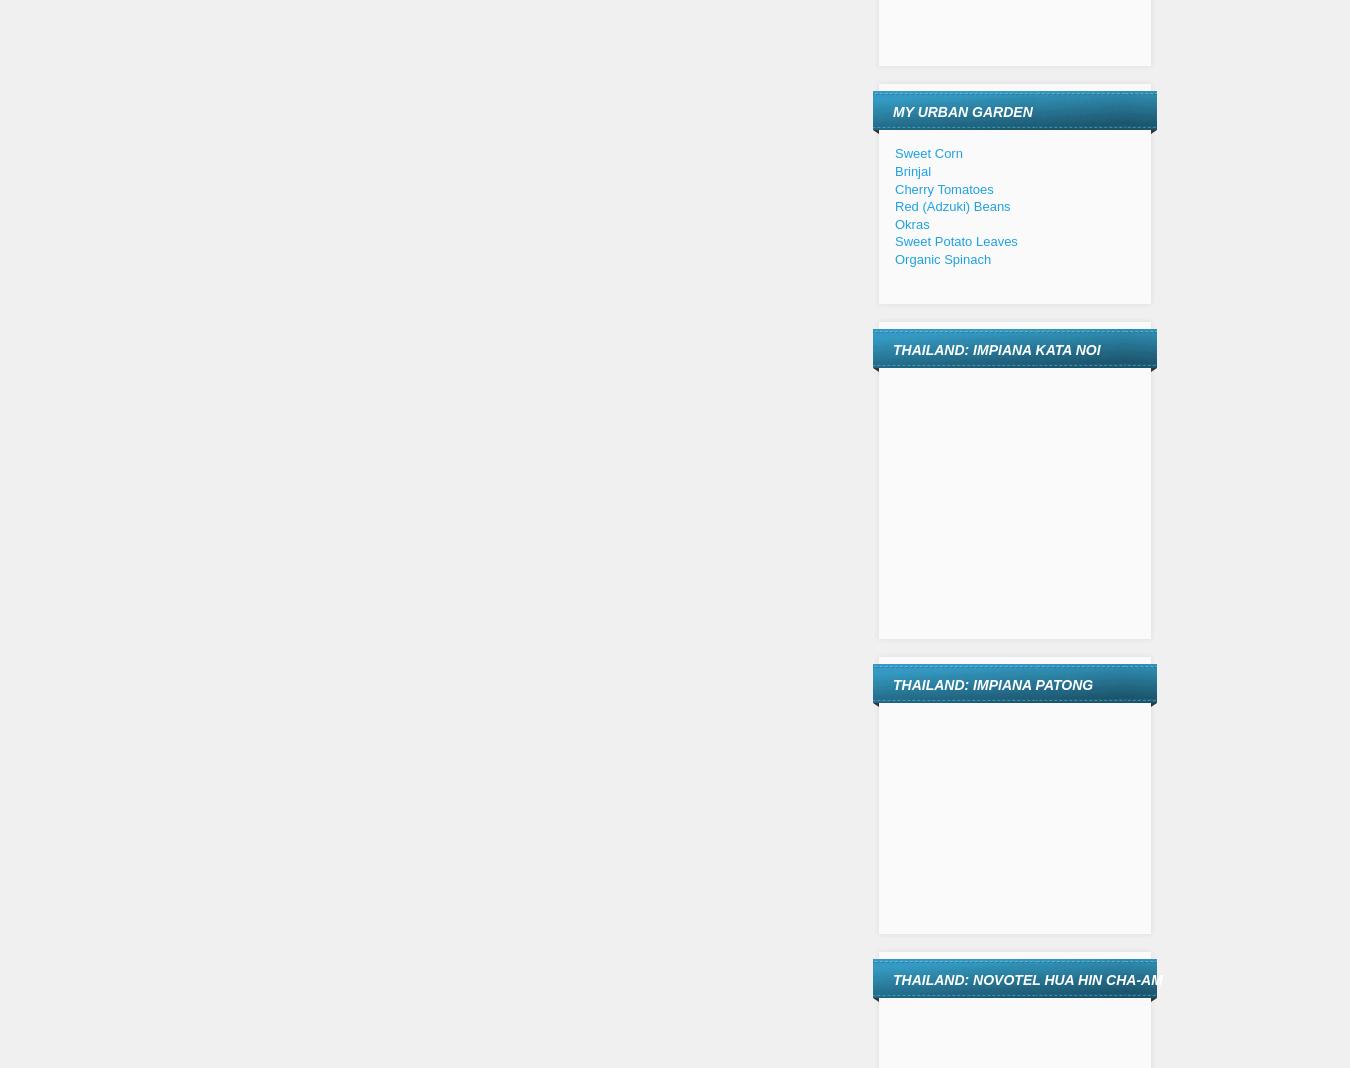 This screenshot has height=1068, width=1350. I want to click on 'Thailand: Novotel Hua Hin Cha-Am', so click(1027, 979).